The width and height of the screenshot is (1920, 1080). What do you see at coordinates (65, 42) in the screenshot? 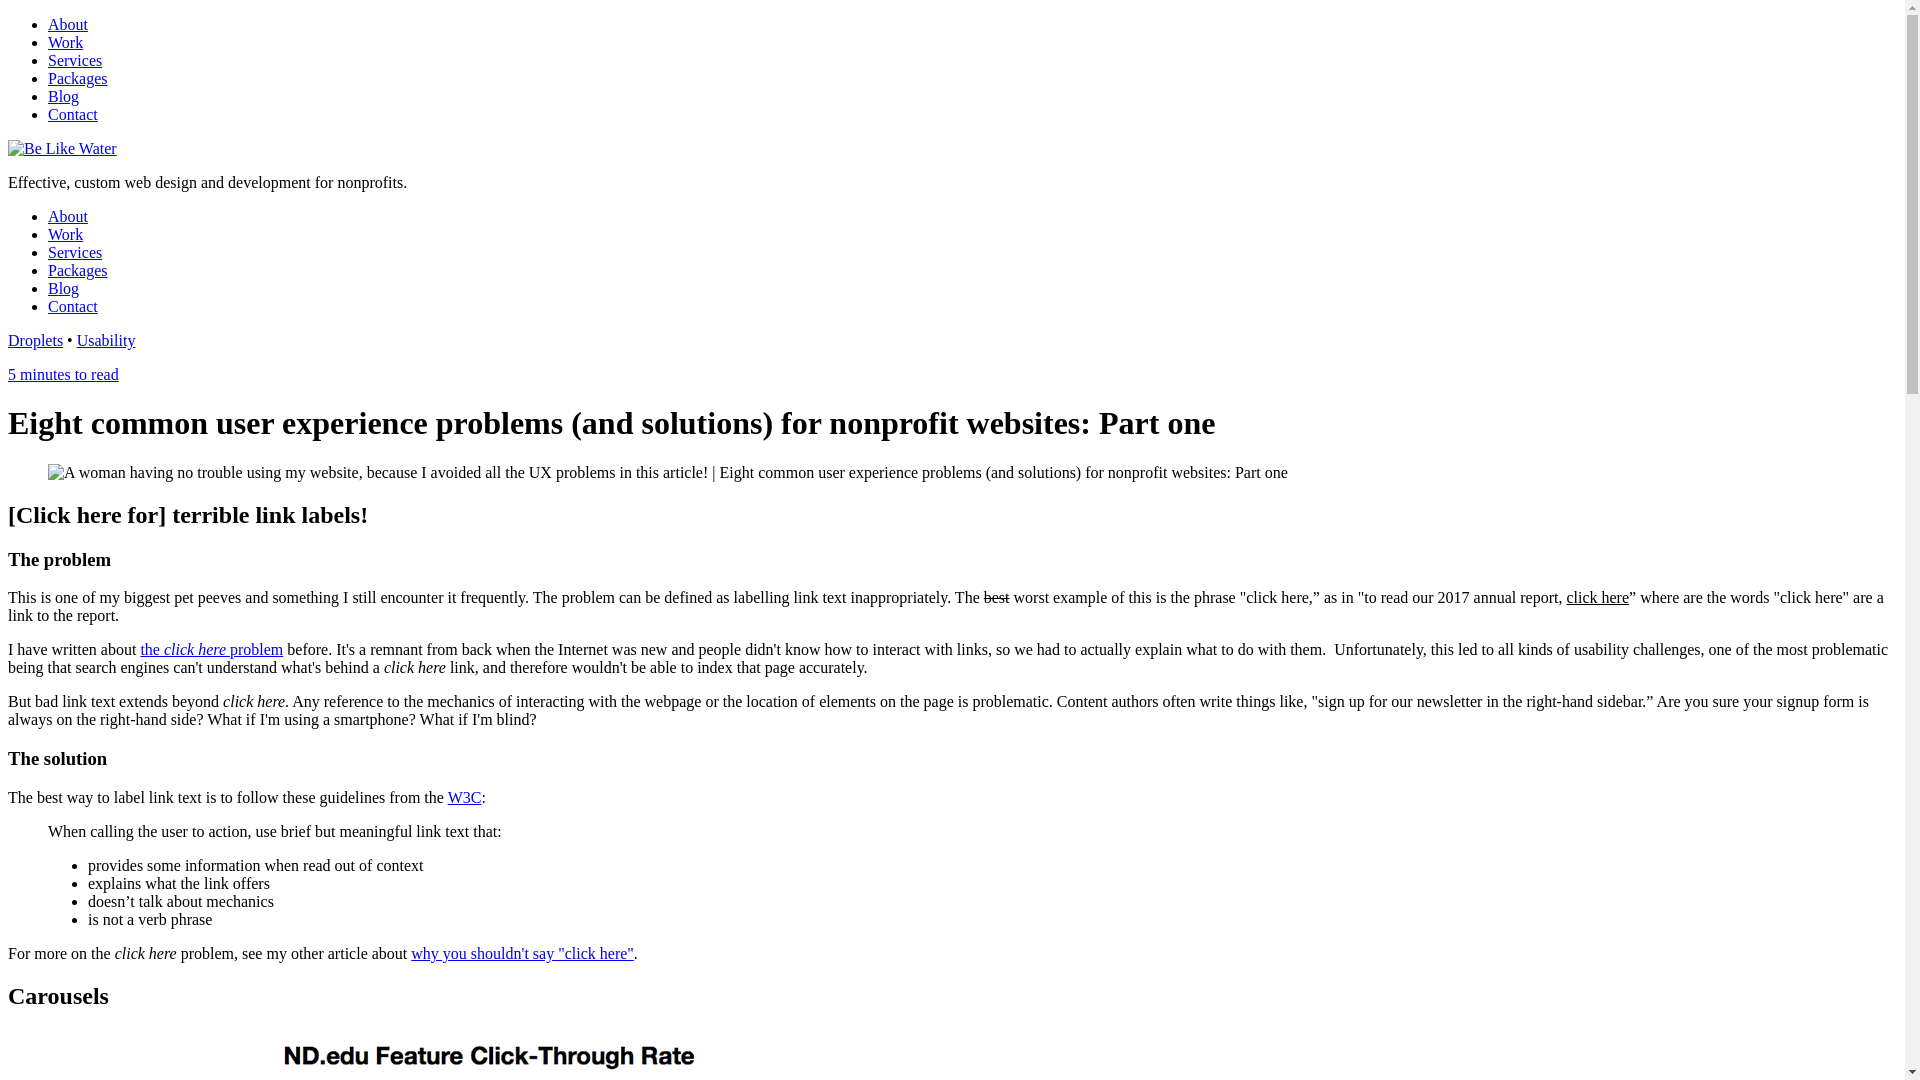
I see `'Work'` at bounding box center [65, 42].